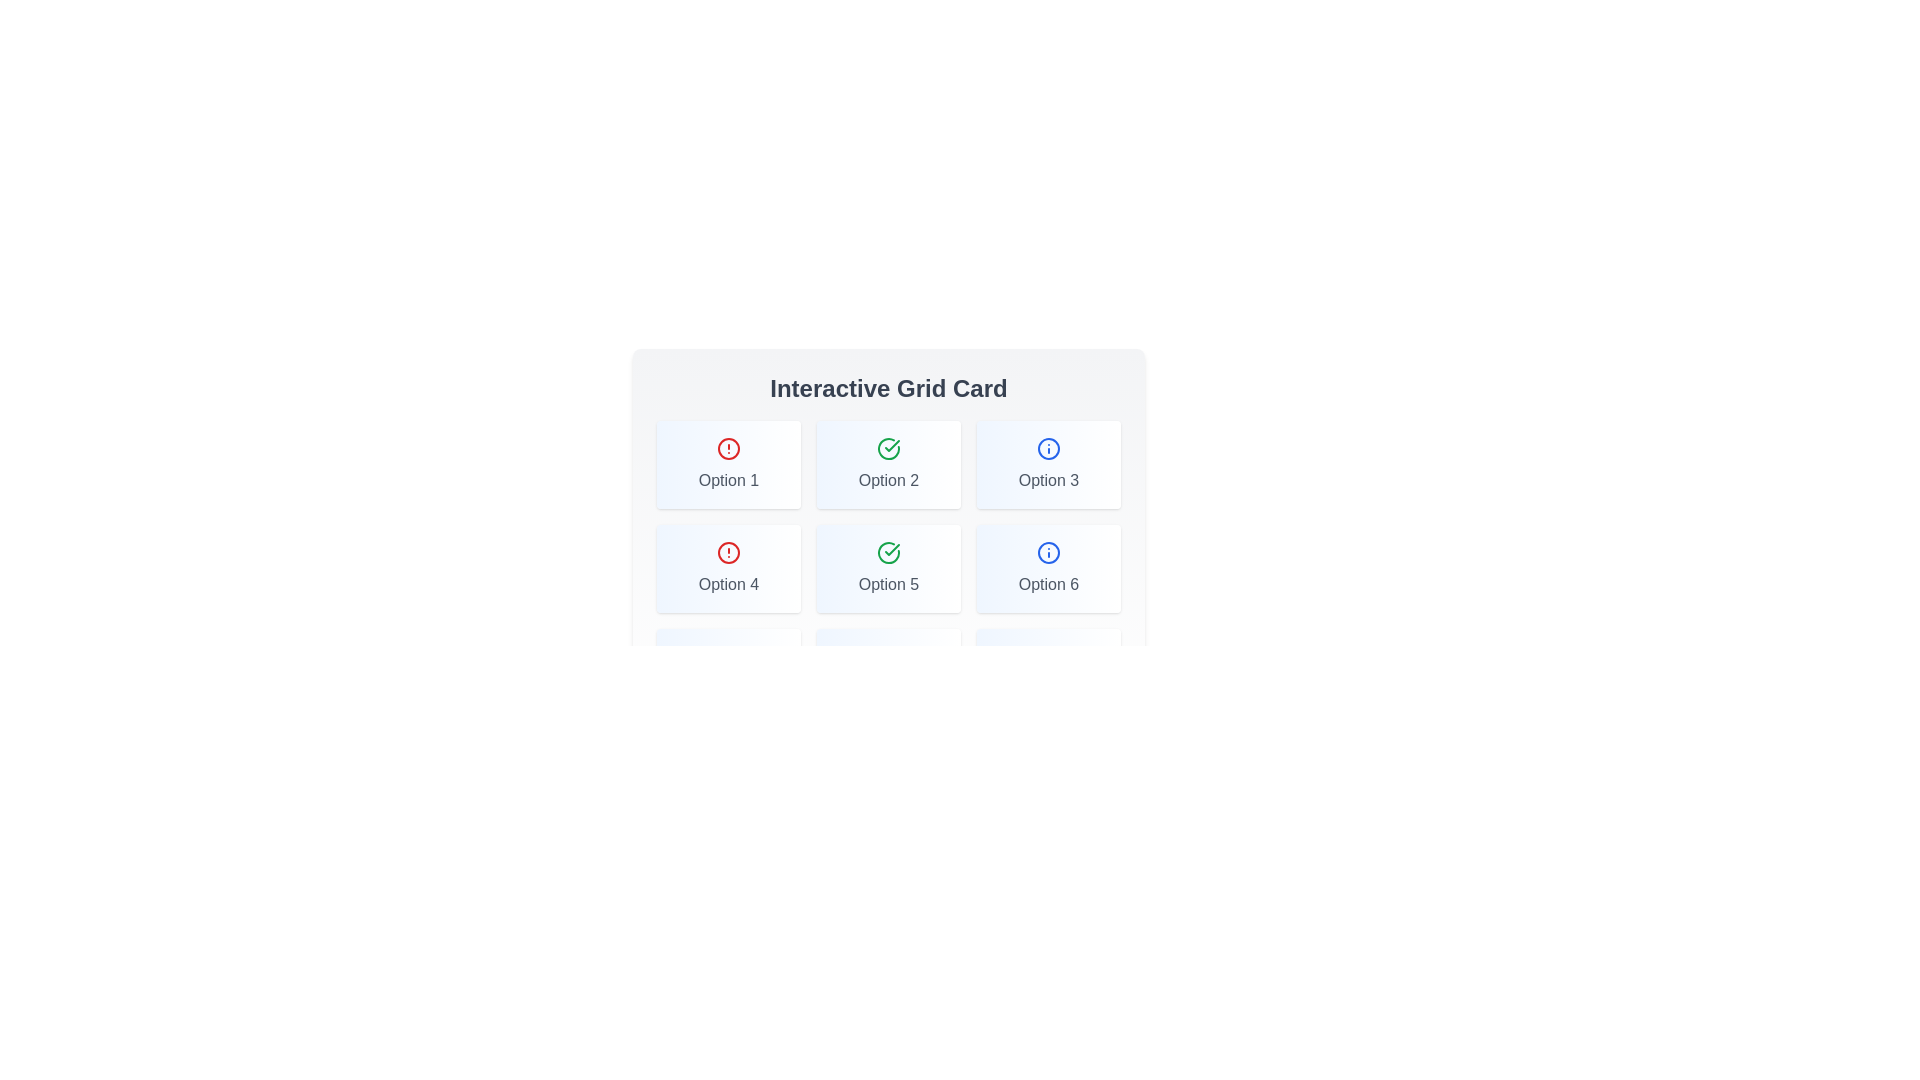 The width and height of the screenshot is (1920, 1080). What do you see at coordinates (728, 447) in the screenshot?
I see `the notification icon located in the top-left card of the grid layout, centered above the text 'Option 1'` at bounding box center [728, 447].